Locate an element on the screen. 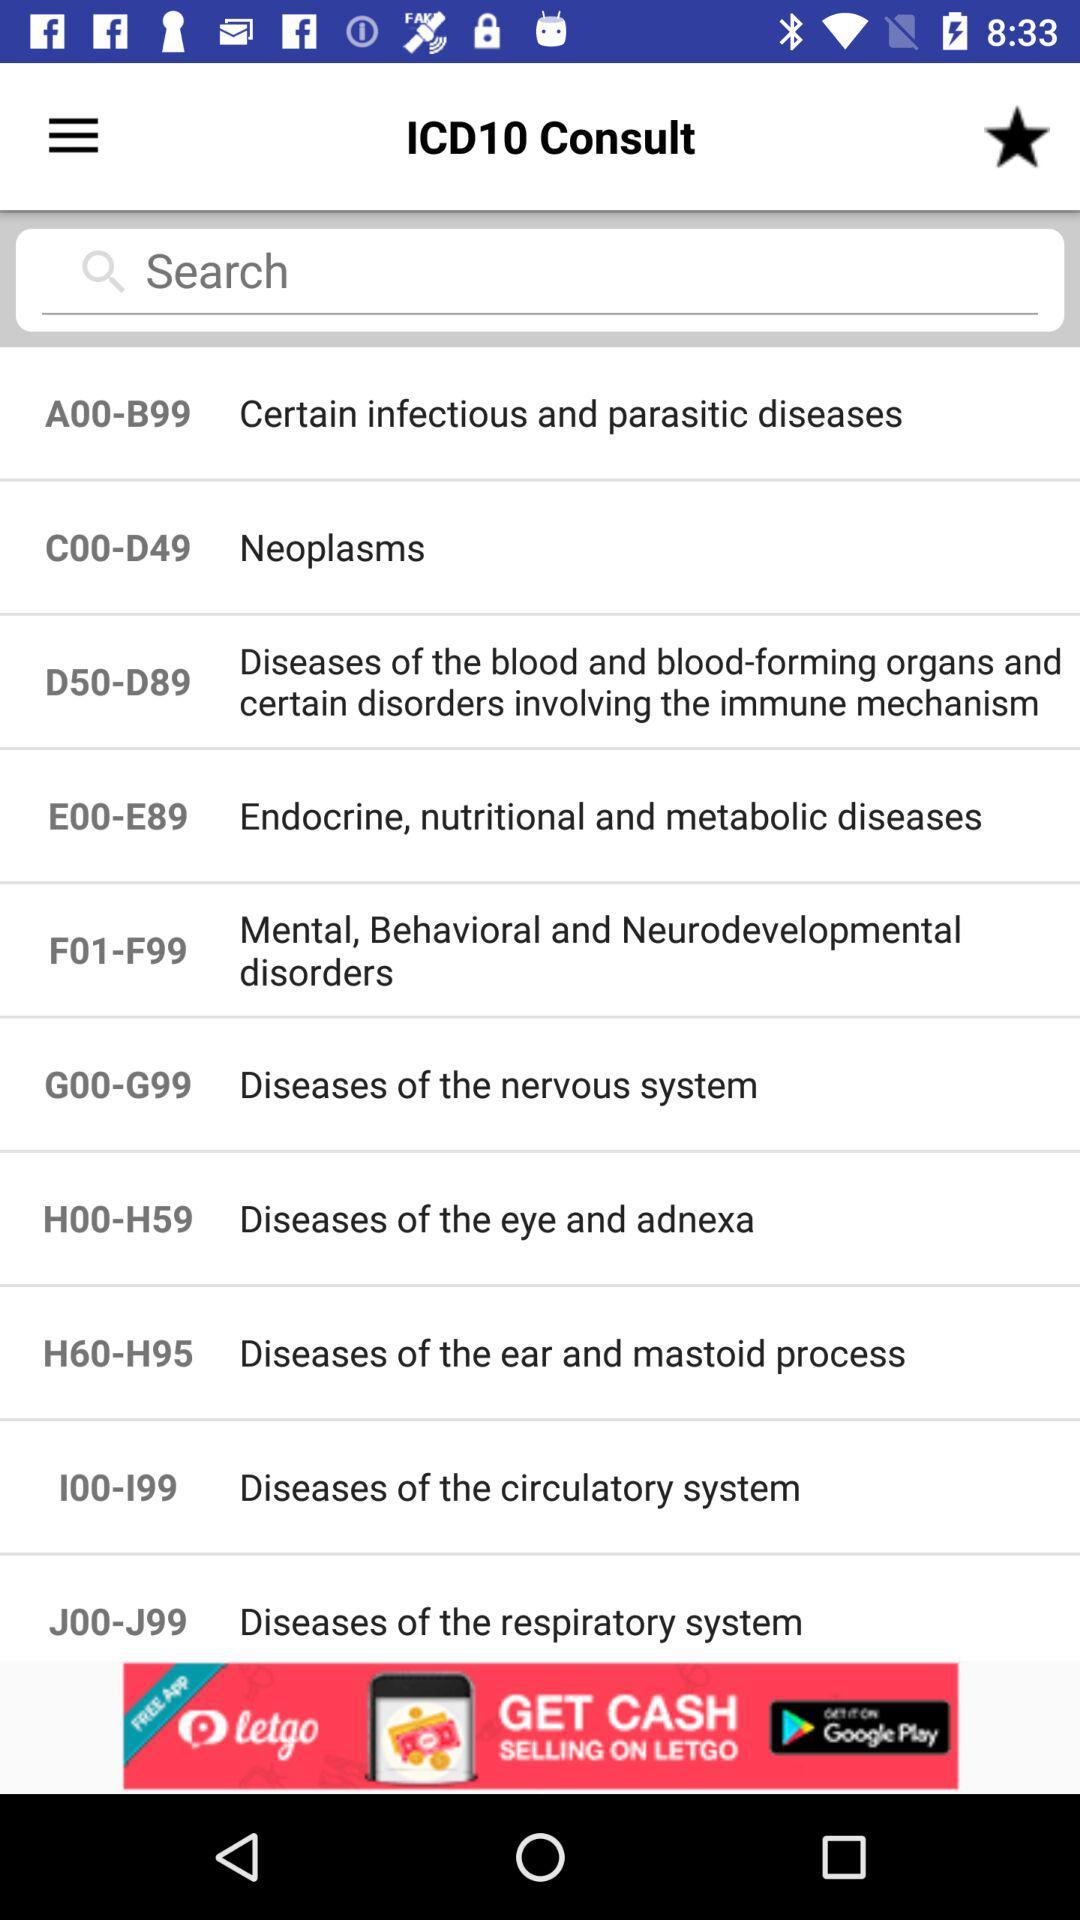 This screenshot has height=1920, width=1080. the icon to the left of diseases of the icon is located at coordinates (118, 1352).